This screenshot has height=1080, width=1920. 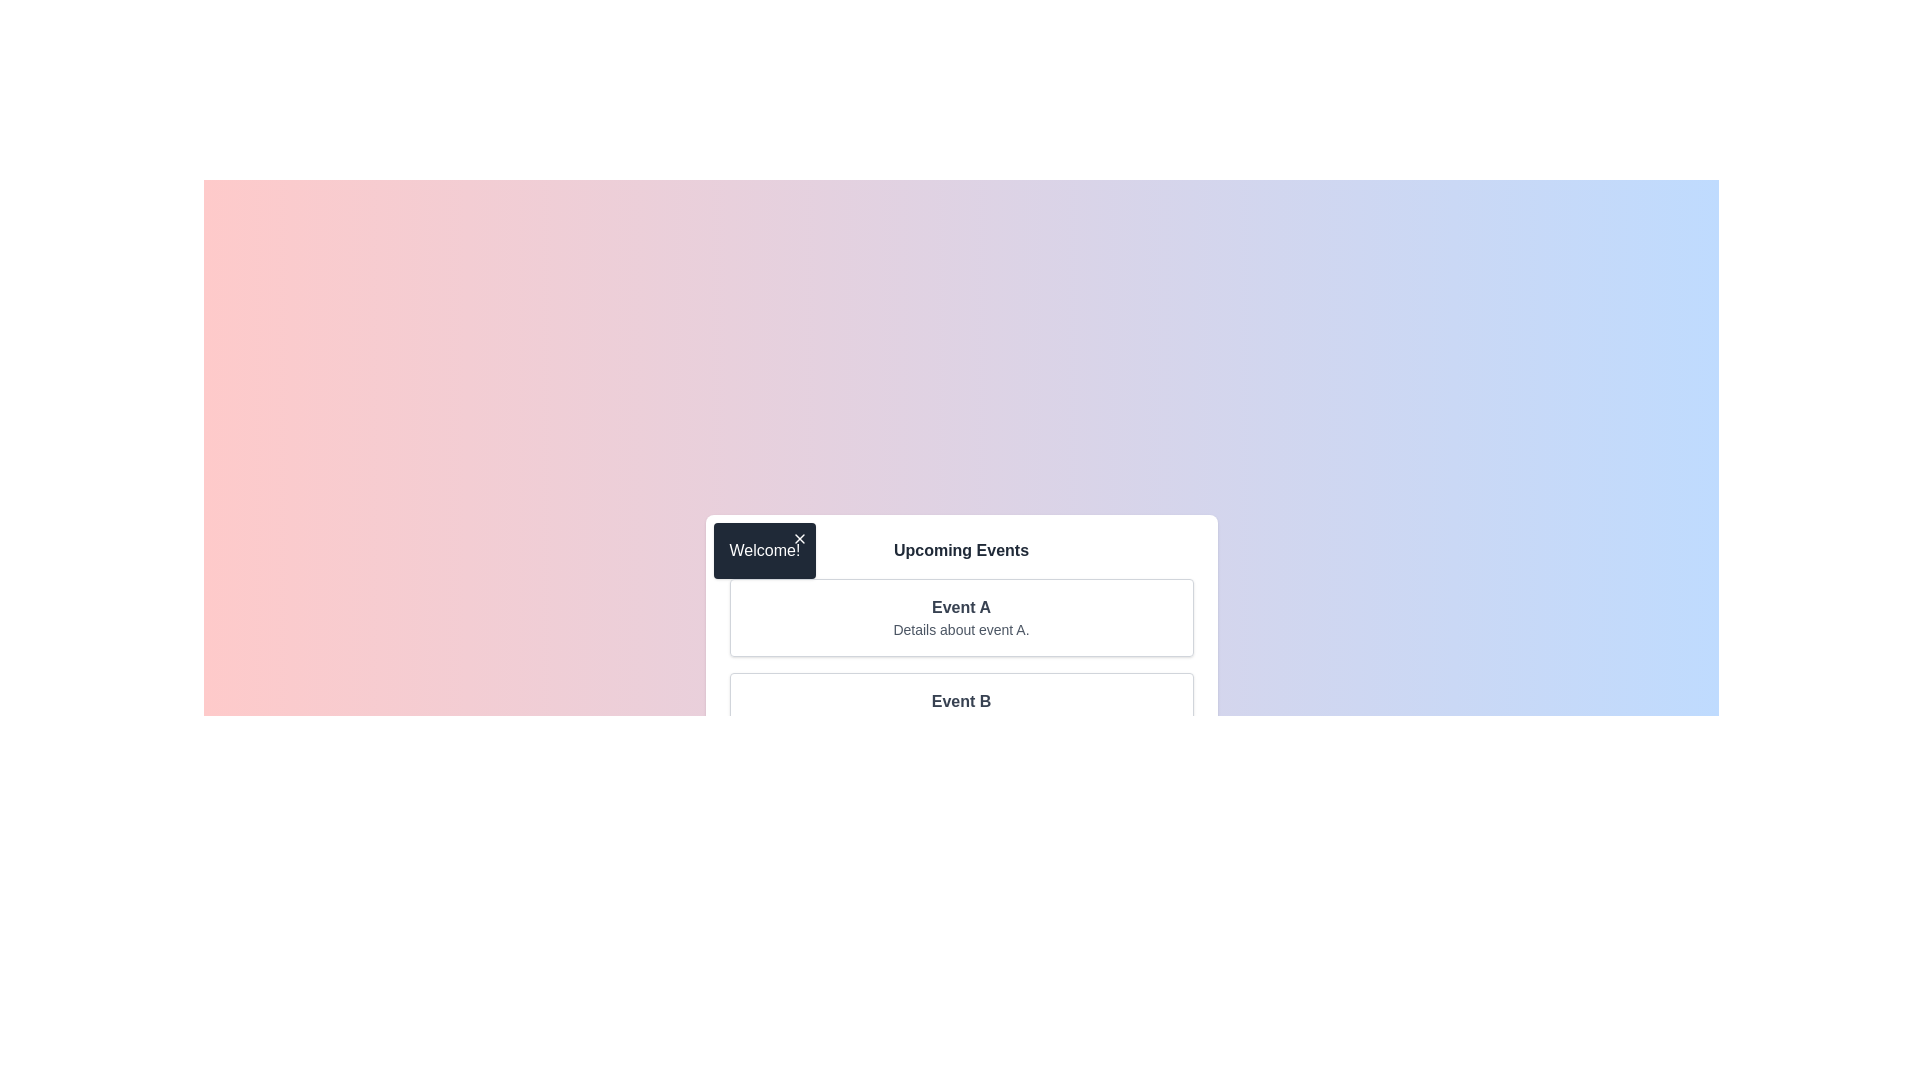 I want to click on the second event card in the 'Upcoming Events' list, so click(x=961, y=711).